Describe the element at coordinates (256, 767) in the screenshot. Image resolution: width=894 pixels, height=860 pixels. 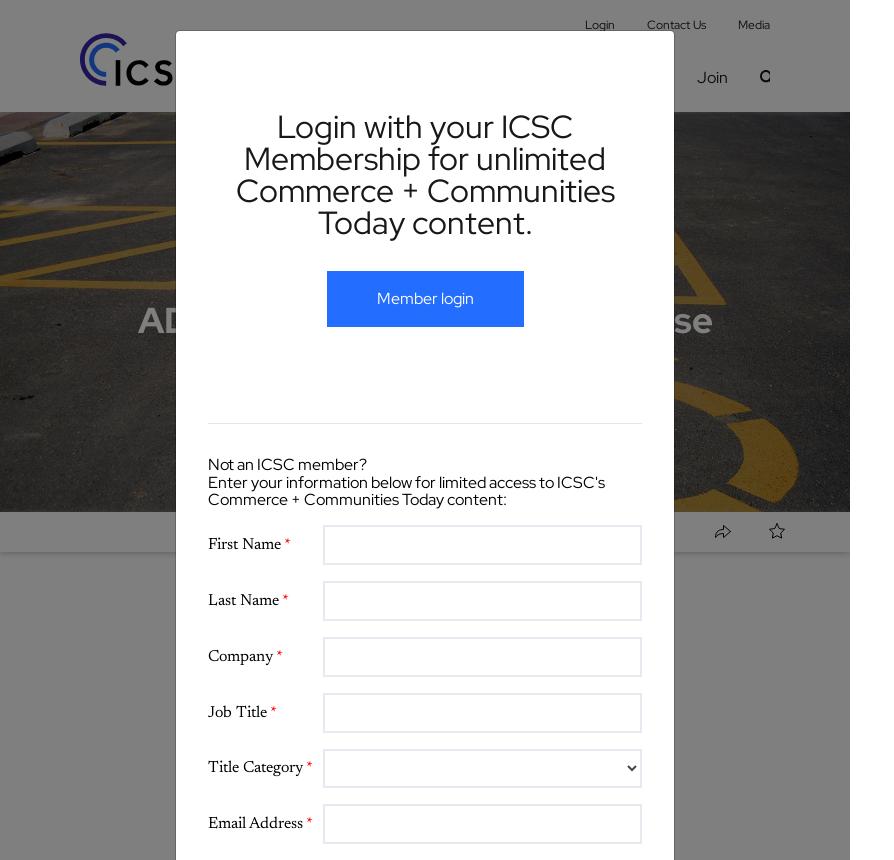
I see `'Title Category'` at that location.